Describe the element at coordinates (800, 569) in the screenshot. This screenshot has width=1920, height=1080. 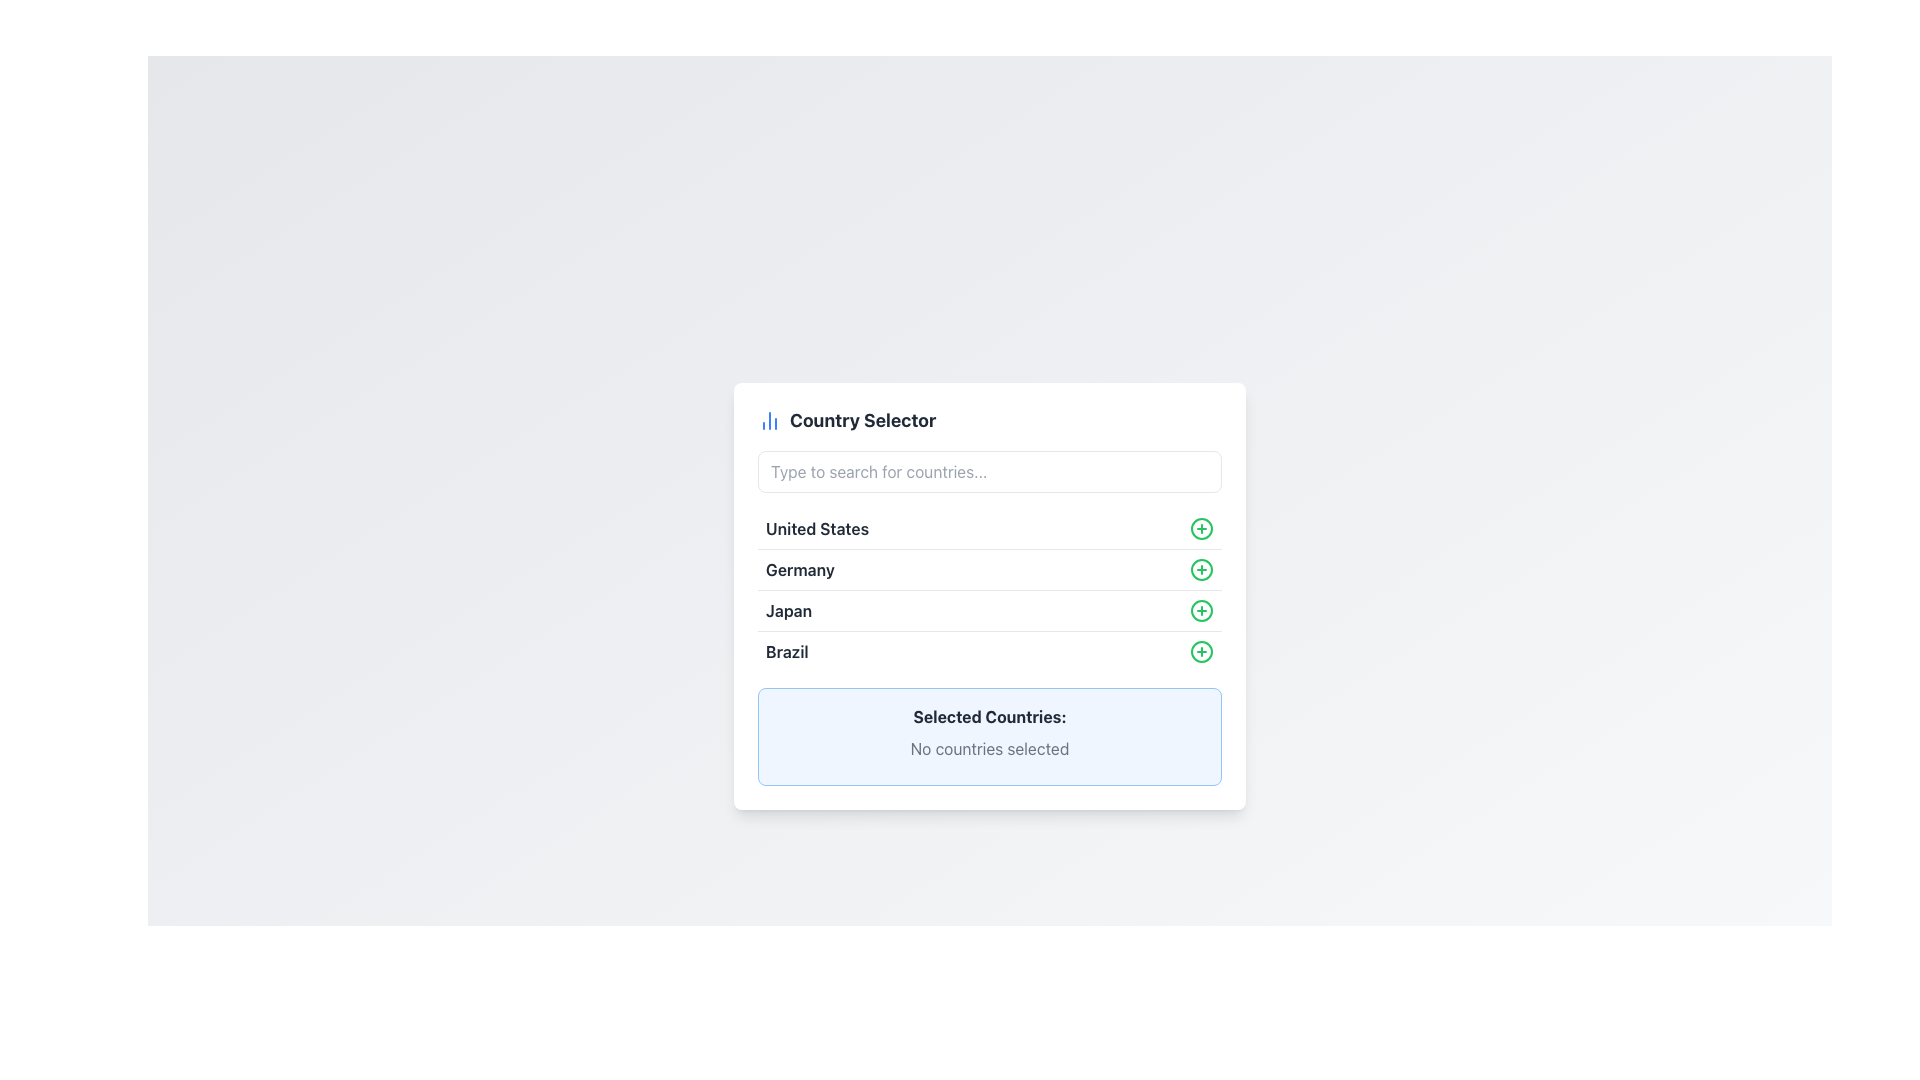
I see `the Text Label element displaying 'Germany', which is the second entry in a vertical list of countries, located below 'United States' and above 'Japan'` at that location.